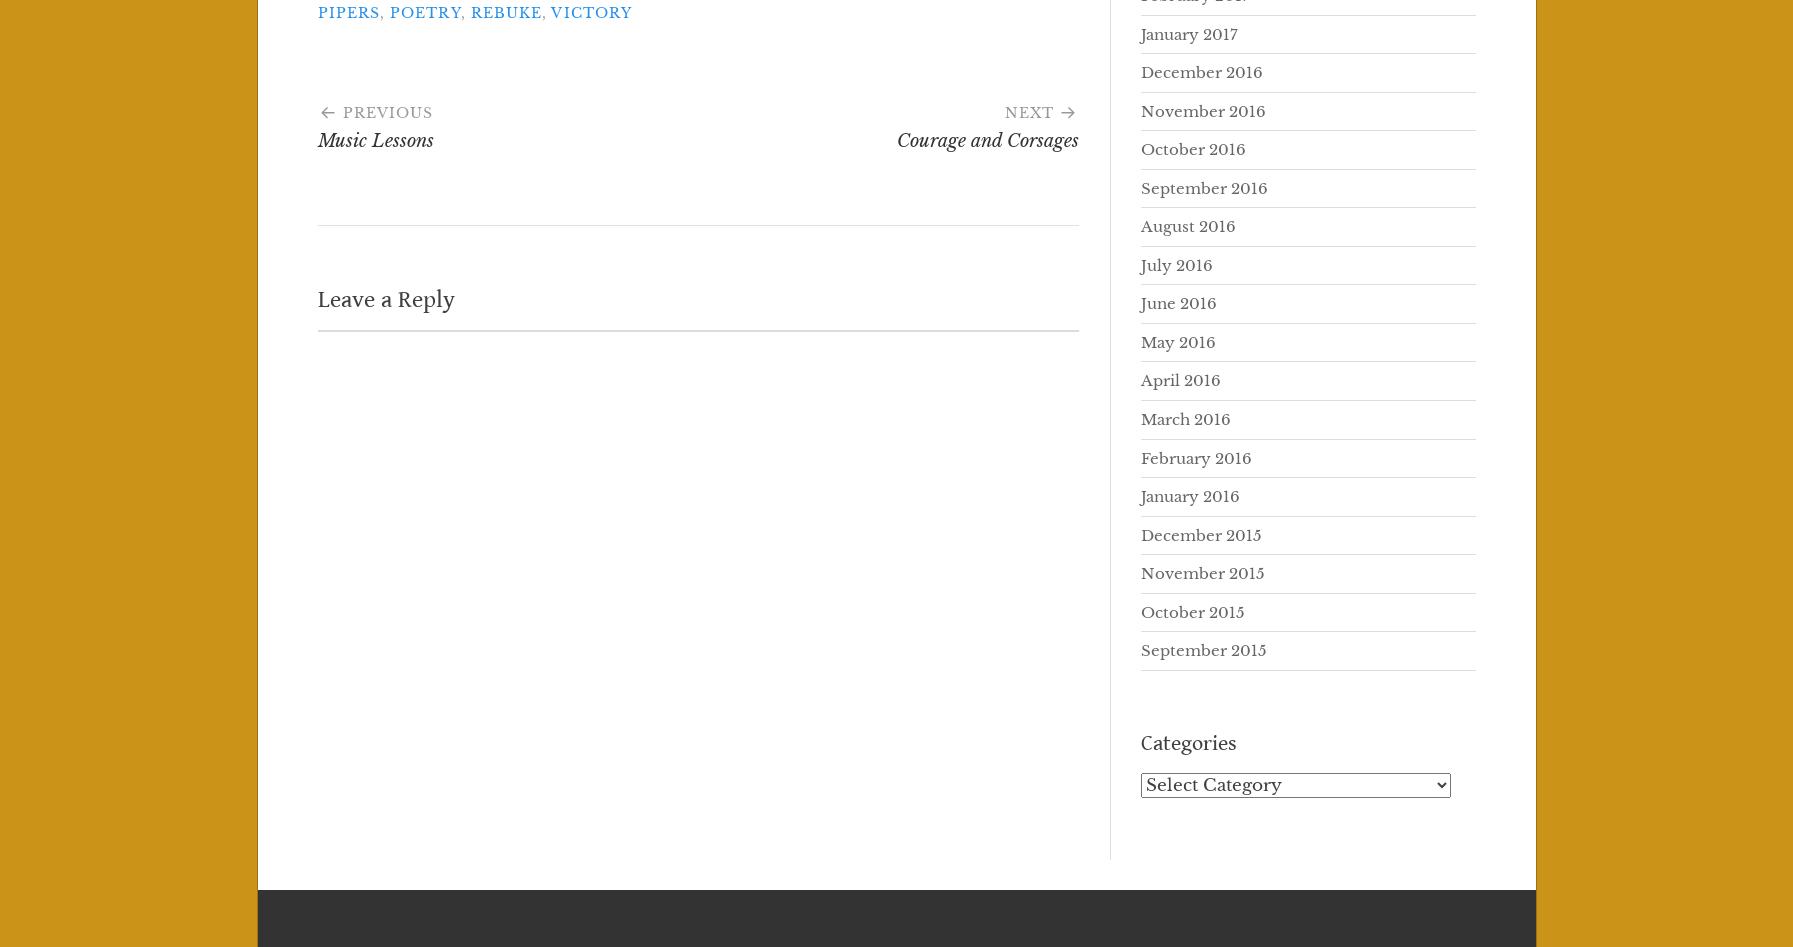 The width and height of the screenshot is (1793, 947). Describe the element at coordinates (1188, 33) in the screenshot. I see `'January 2017'` at that location.